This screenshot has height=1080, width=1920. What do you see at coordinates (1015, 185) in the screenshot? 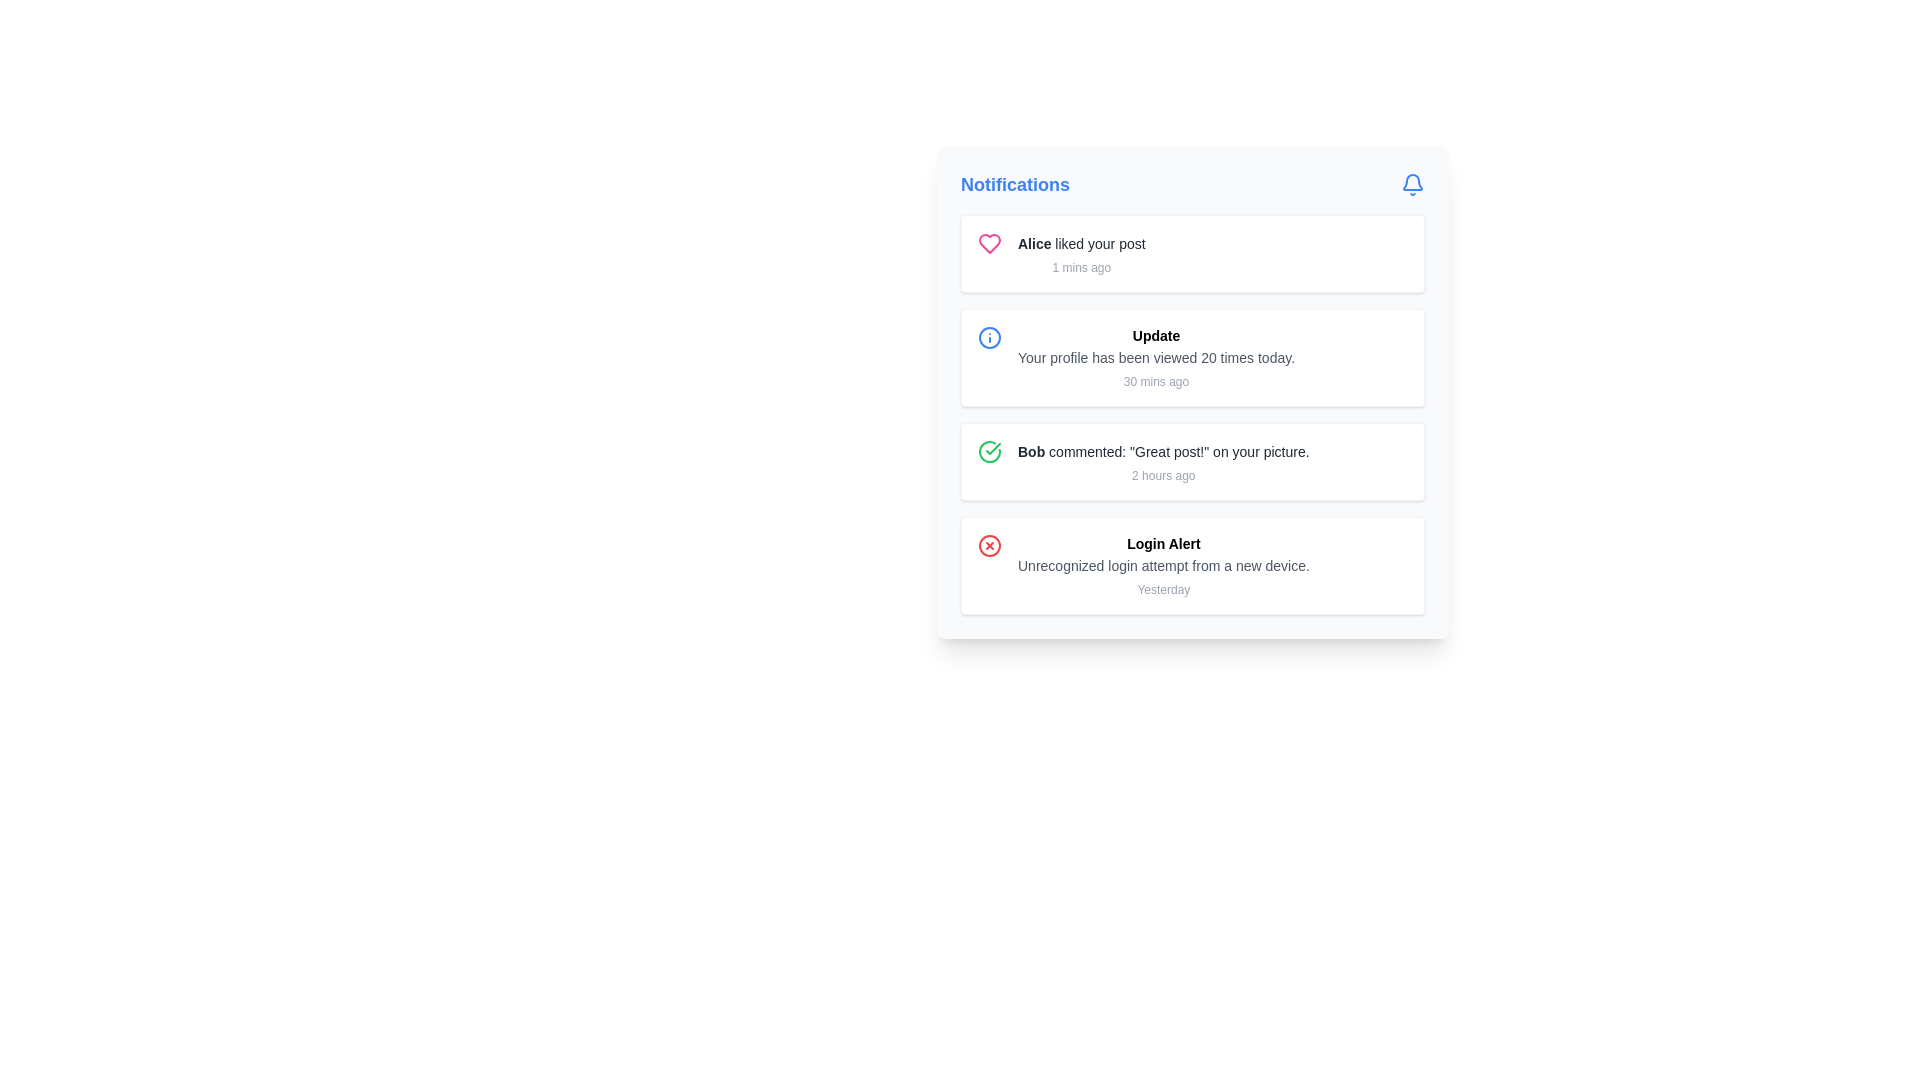
I see `the bold blue text 'Notifications', which serves as the header for the notifications panel, positioned at the top-left of the content block` at bounding box center [1015, 185].